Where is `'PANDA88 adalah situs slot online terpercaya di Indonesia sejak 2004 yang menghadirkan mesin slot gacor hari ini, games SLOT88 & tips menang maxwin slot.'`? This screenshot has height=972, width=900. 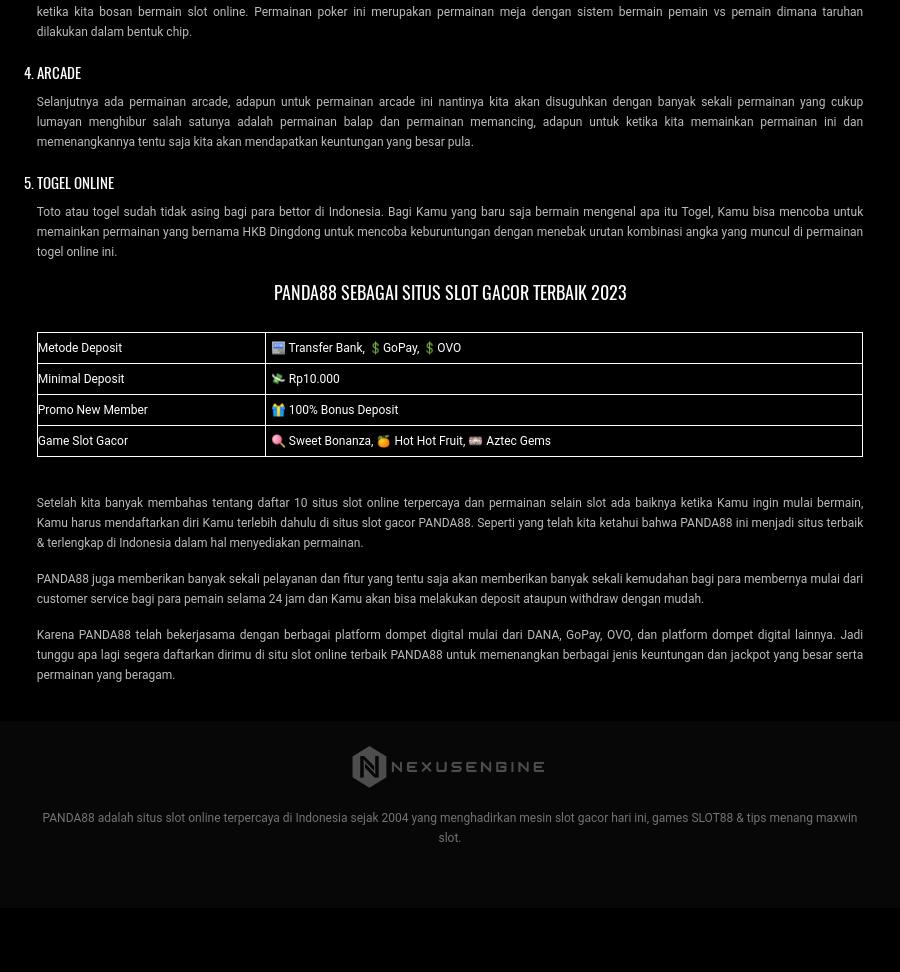
'PANDA88 adalah situs slot online terpercaya di Indonesia sejak 2004 yang menghadirkan mesin slot gacor hari ini, games SLOT88 & tips menang maxwin slot.' is located at coordinates (449, 825).